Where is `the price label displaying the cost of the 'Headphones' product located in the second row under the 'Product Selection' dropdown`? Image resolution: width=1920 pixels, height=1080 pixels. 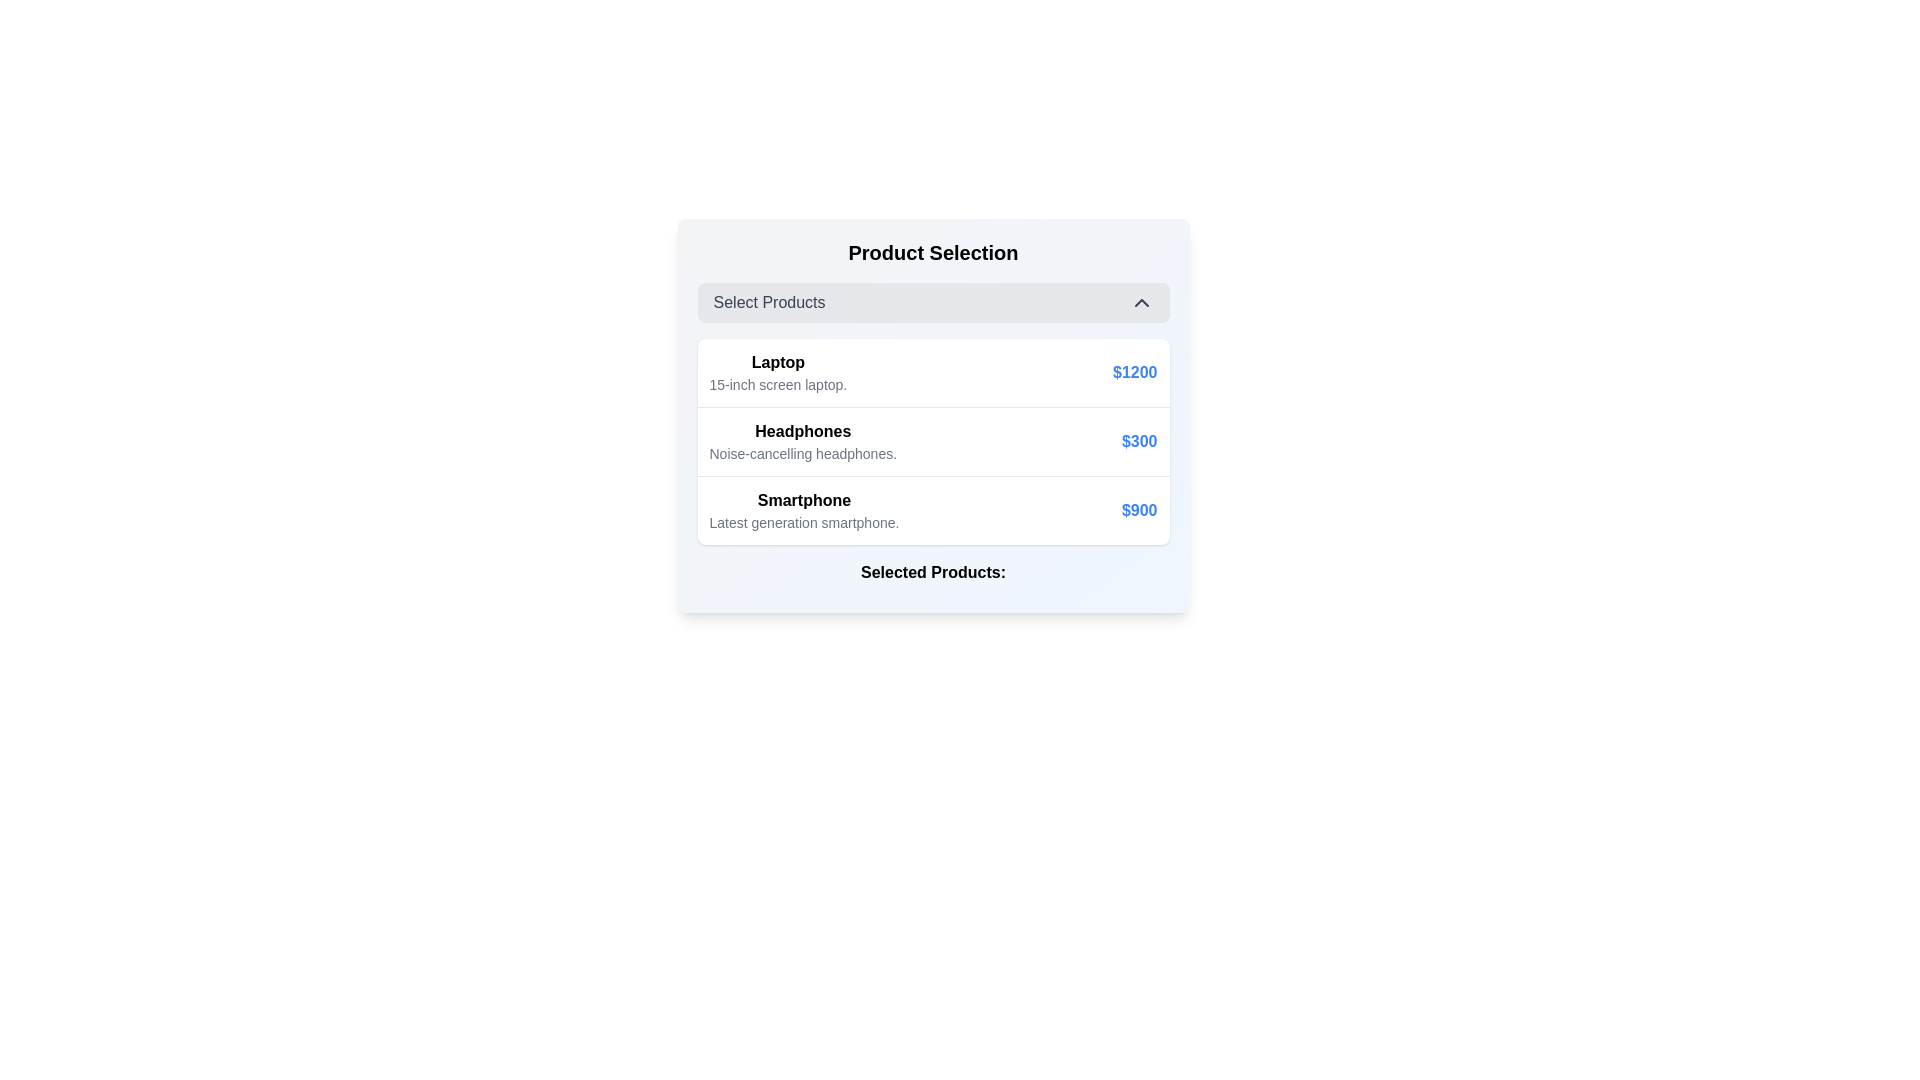 the price label displaying the cost of the 'Headphones' product located in the second row under the 'Product Selection' dropdown is located at coordinates (1139, 441).